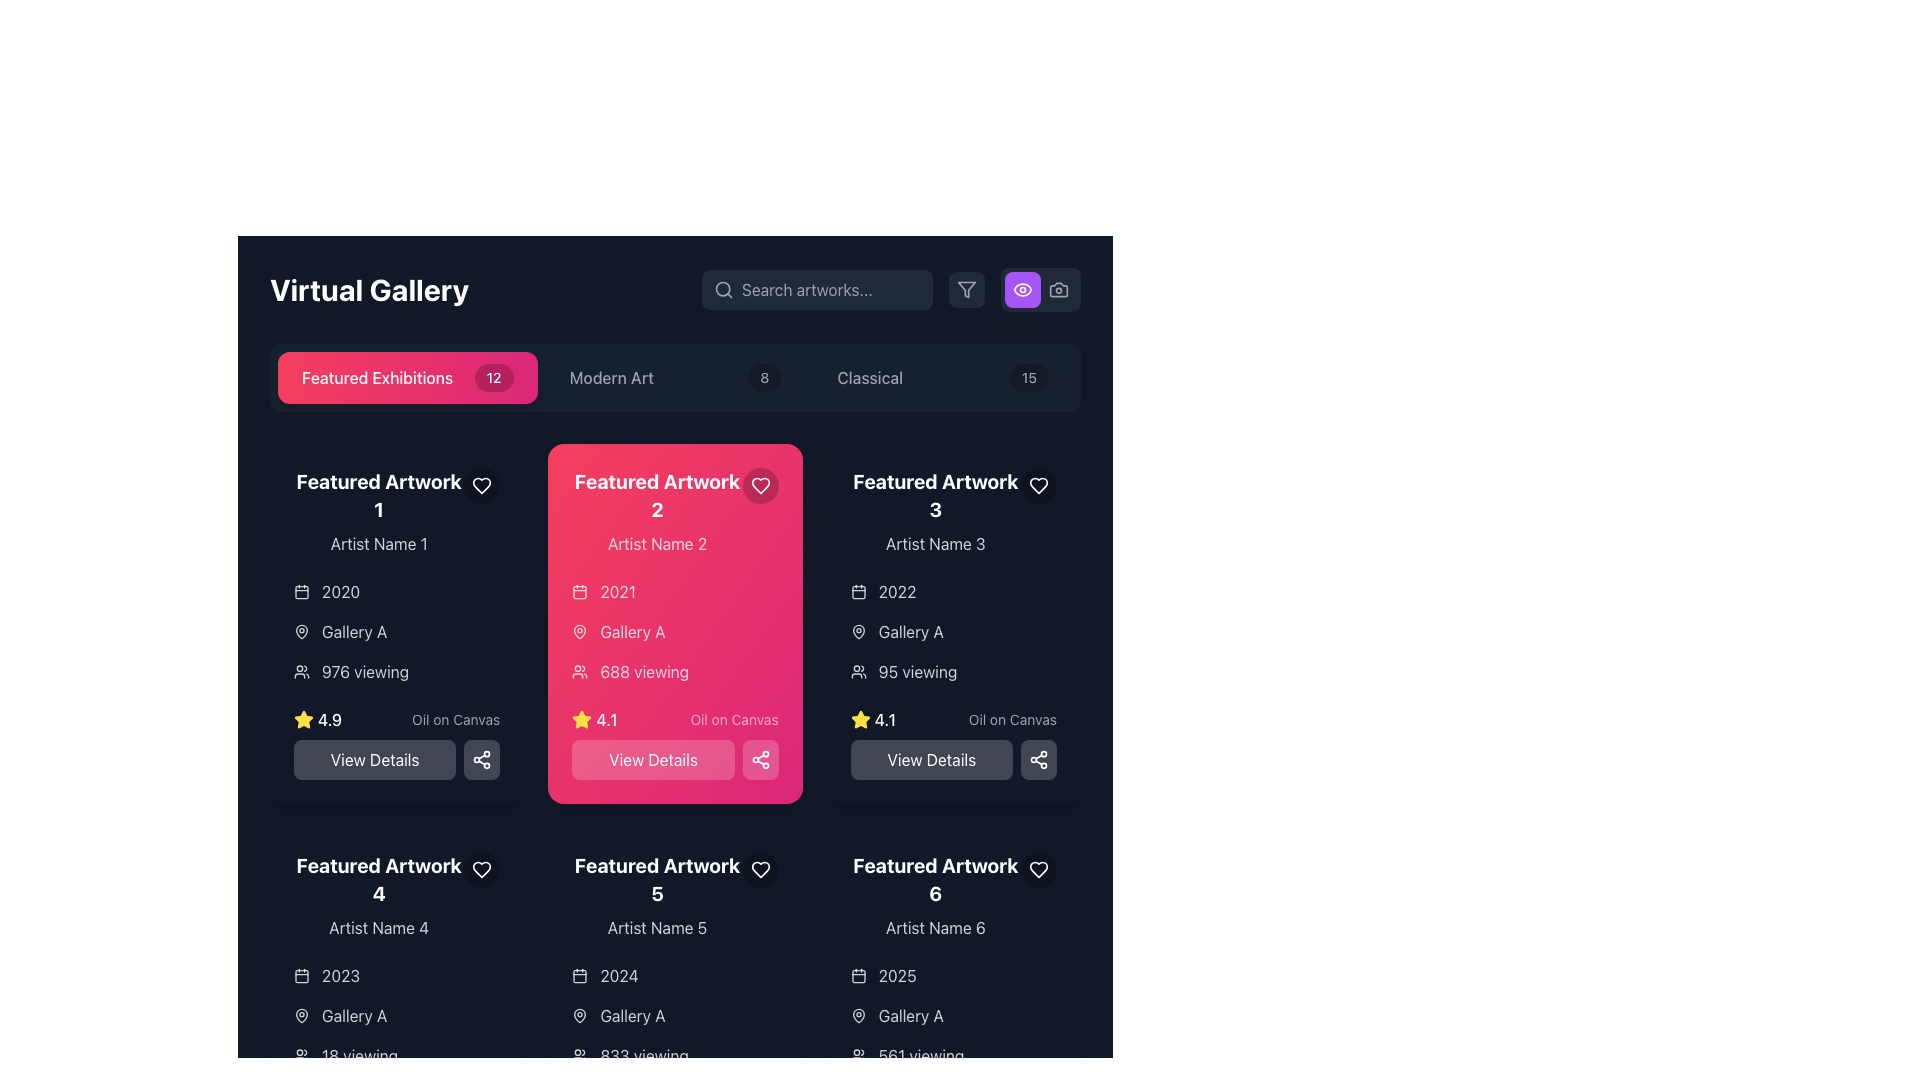 The width and height of the screenshot is (1920, 1080). Describe the element at coordinates (1038, 759) in the screenshot. I see `the share button located at the bottom-right corner of the 'Featured Artwork 3' card` at that location.